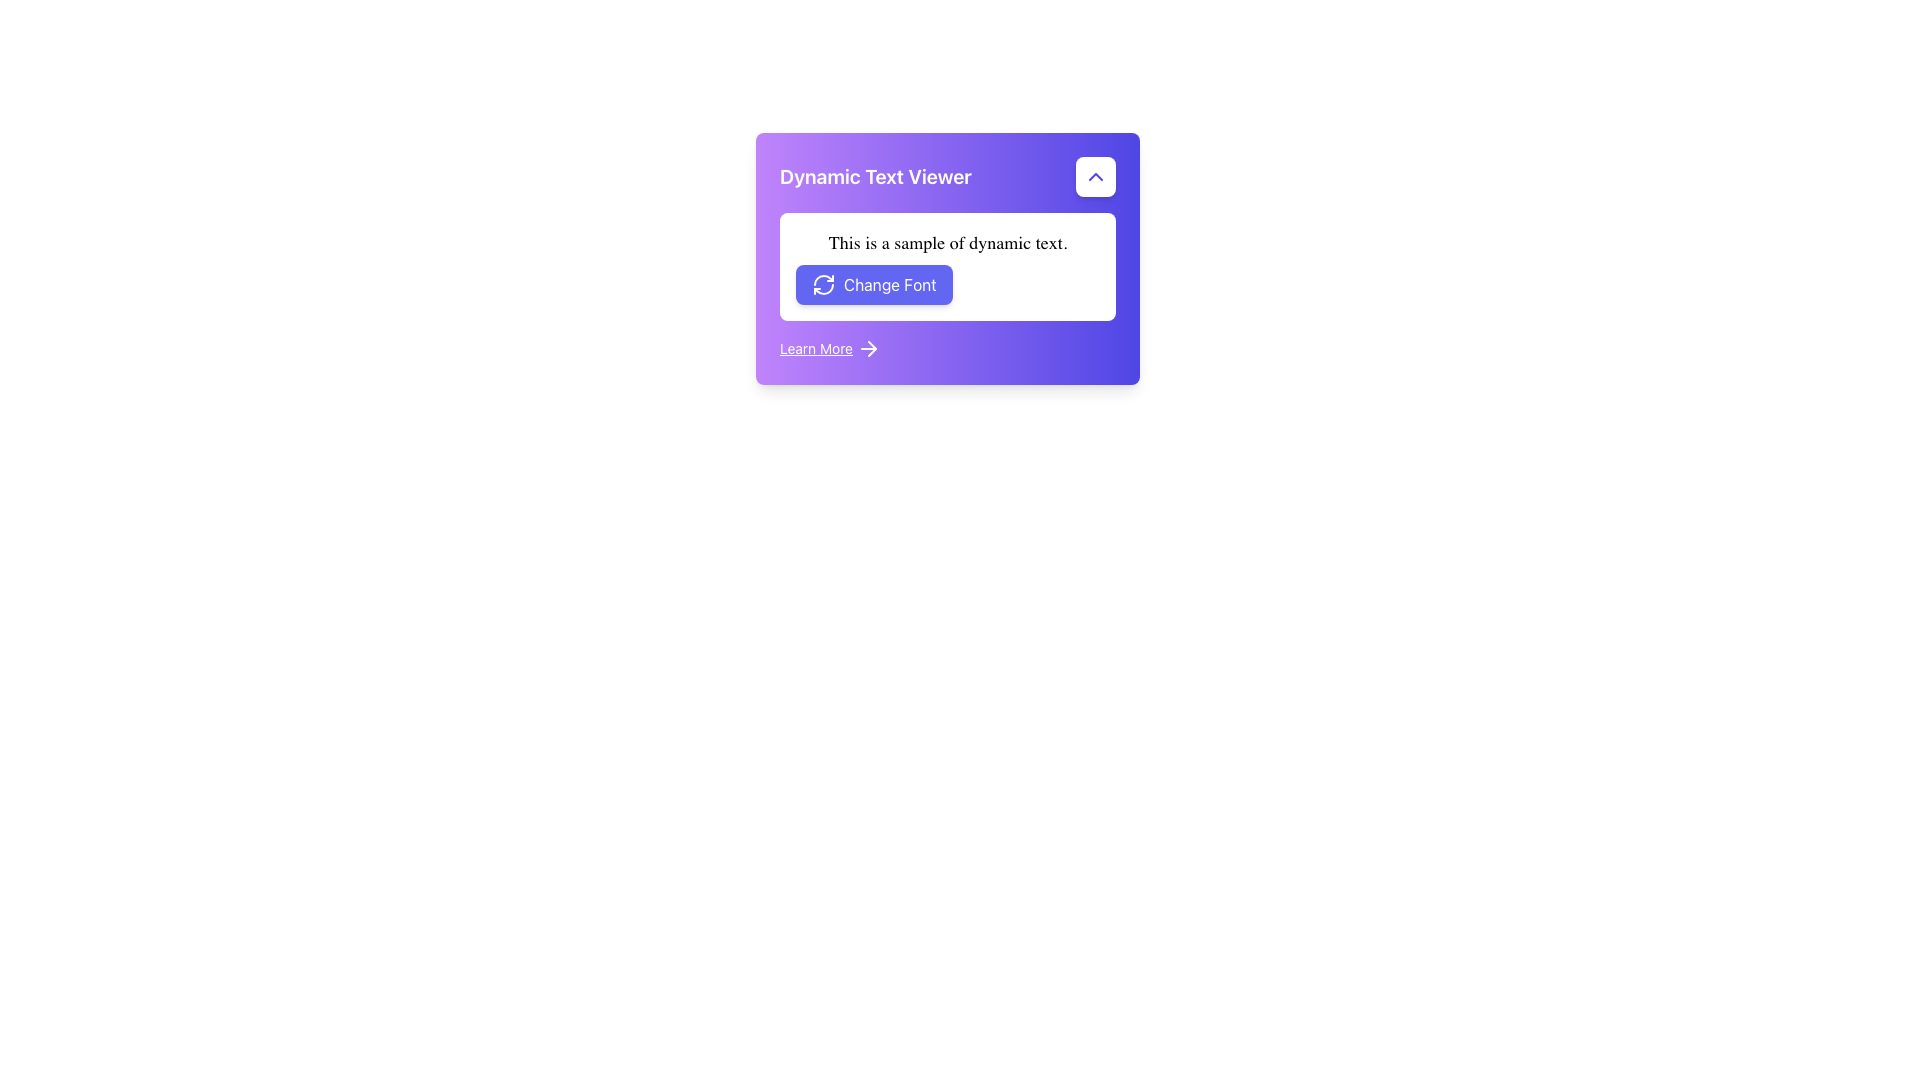 This screenshot has width=1920, height=1080. I want to click on the chevron icon located at the top-right corner of the 'Dynamic Text Viewer' card, so click(1094, 176).